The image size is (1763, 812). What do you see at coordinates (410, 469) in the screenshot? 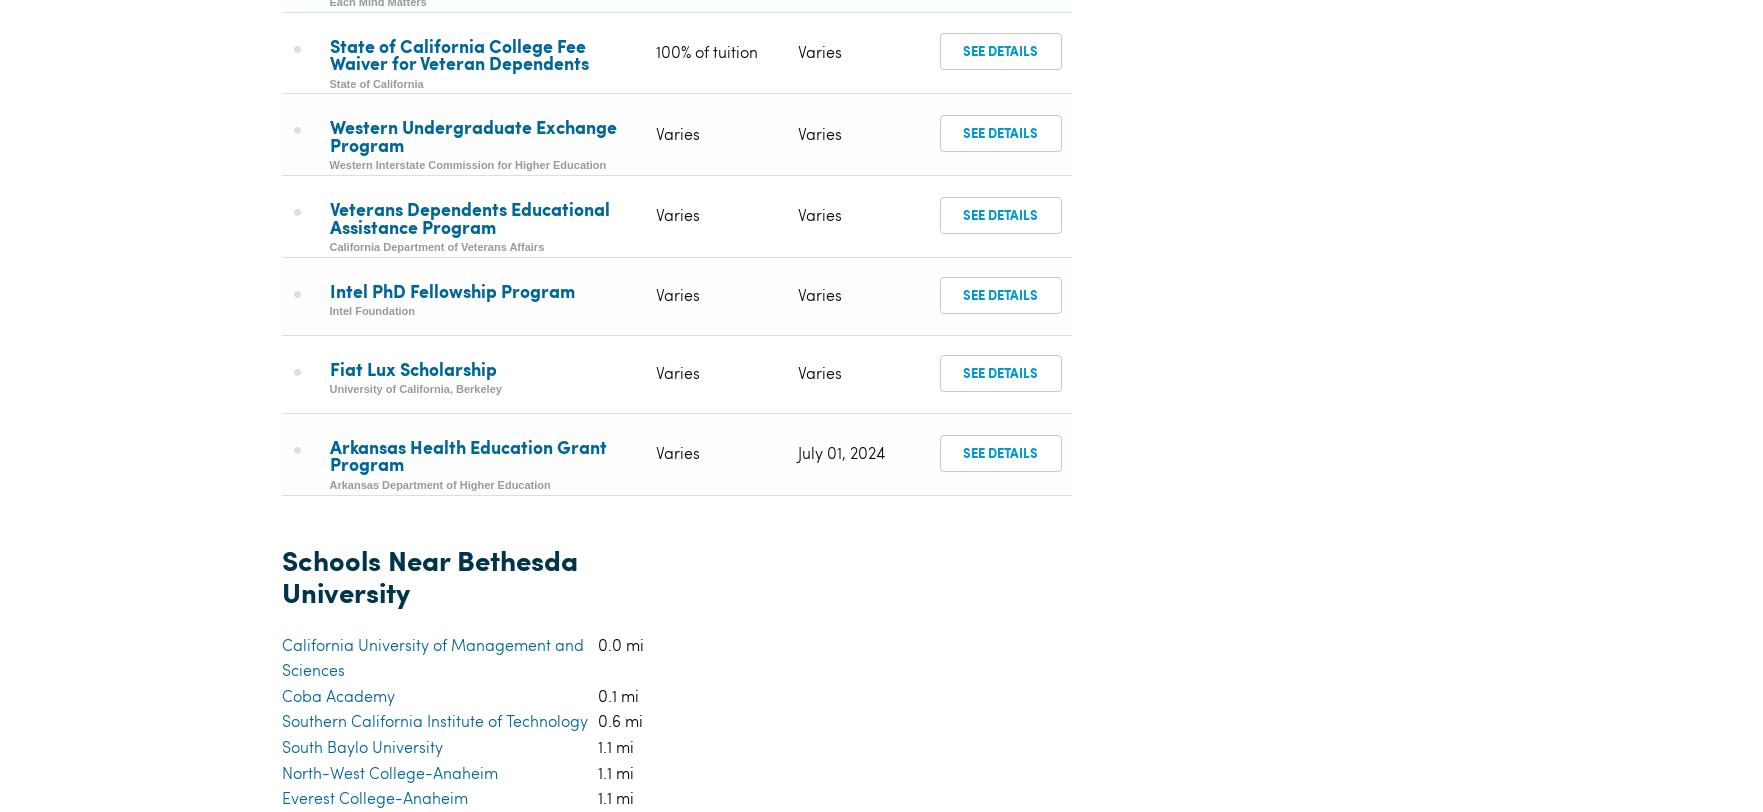
I see `'American Career College-Anaheim'` at bounding box center [410, 469].